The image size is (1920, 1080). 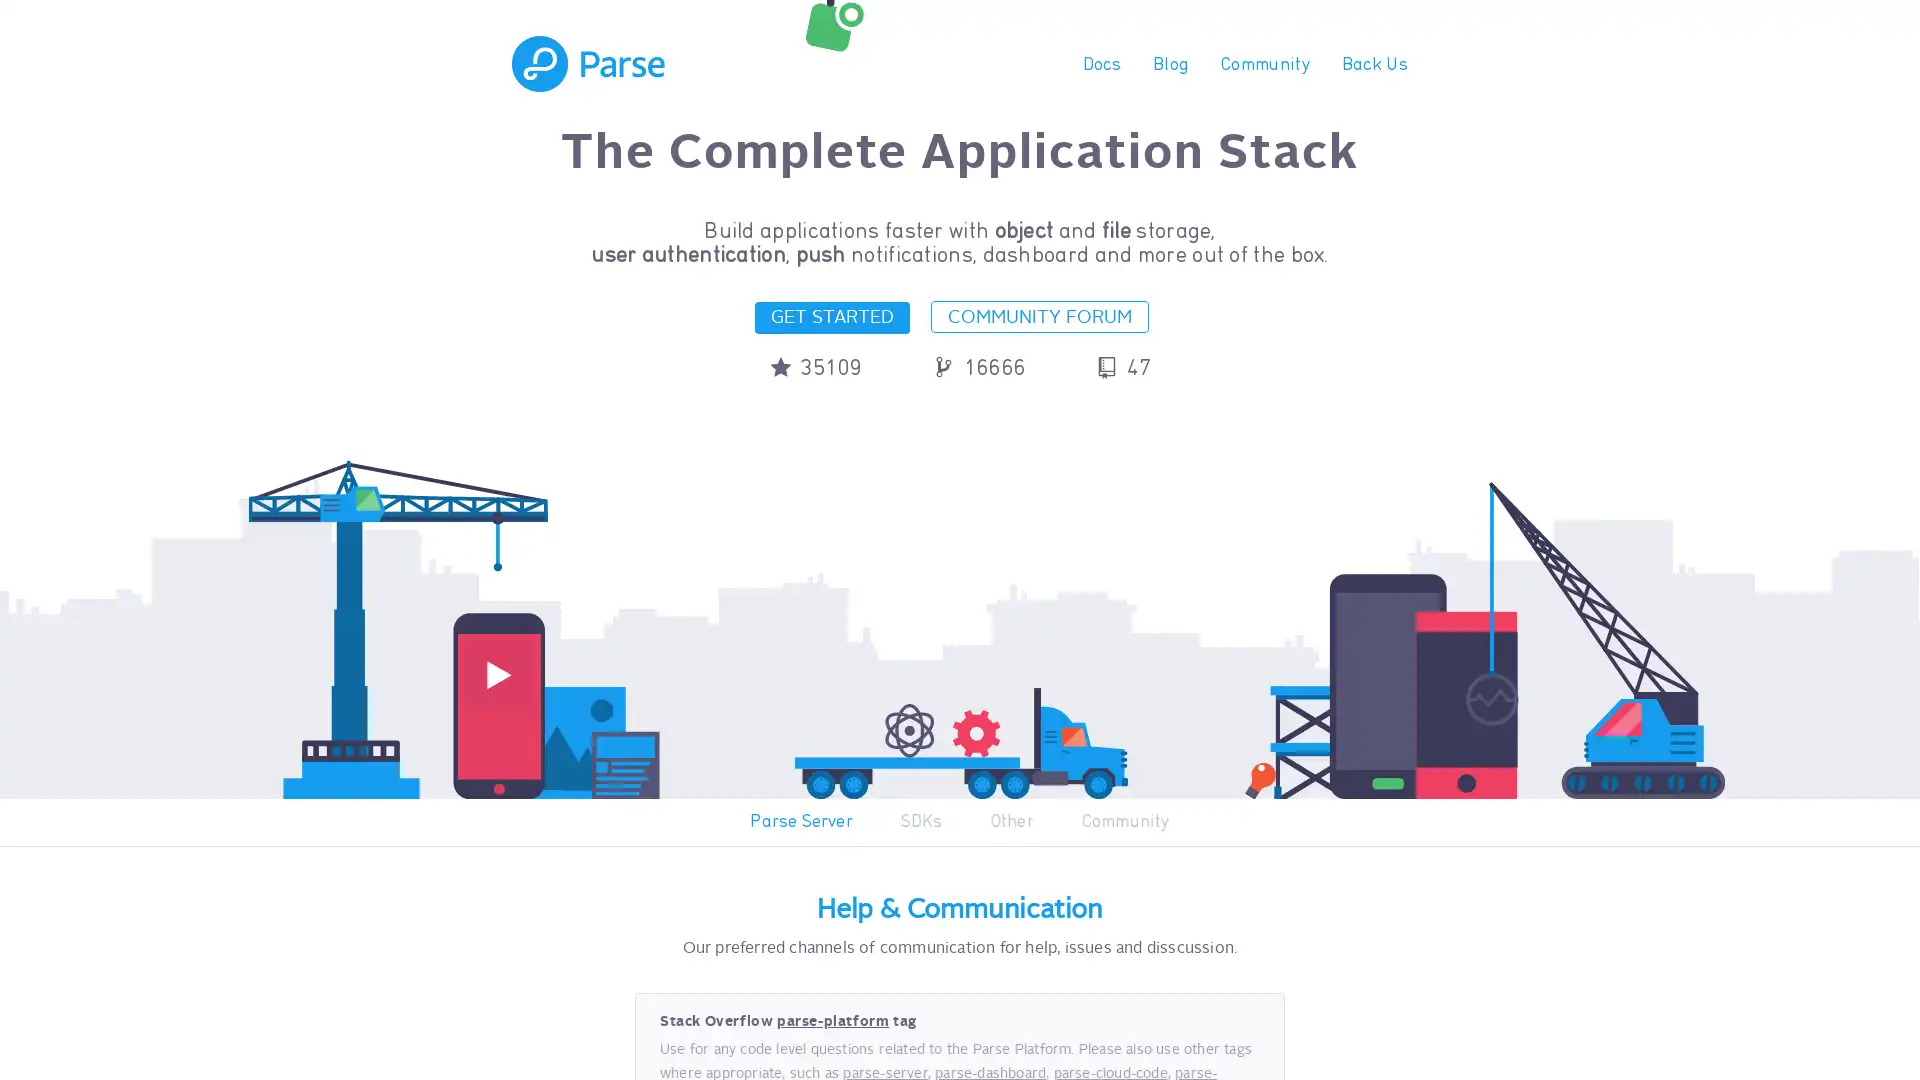 What do you see at coordinates (831, 316) in the screenshot?
I see `GET STARTED` at bounding box center [831, 316].